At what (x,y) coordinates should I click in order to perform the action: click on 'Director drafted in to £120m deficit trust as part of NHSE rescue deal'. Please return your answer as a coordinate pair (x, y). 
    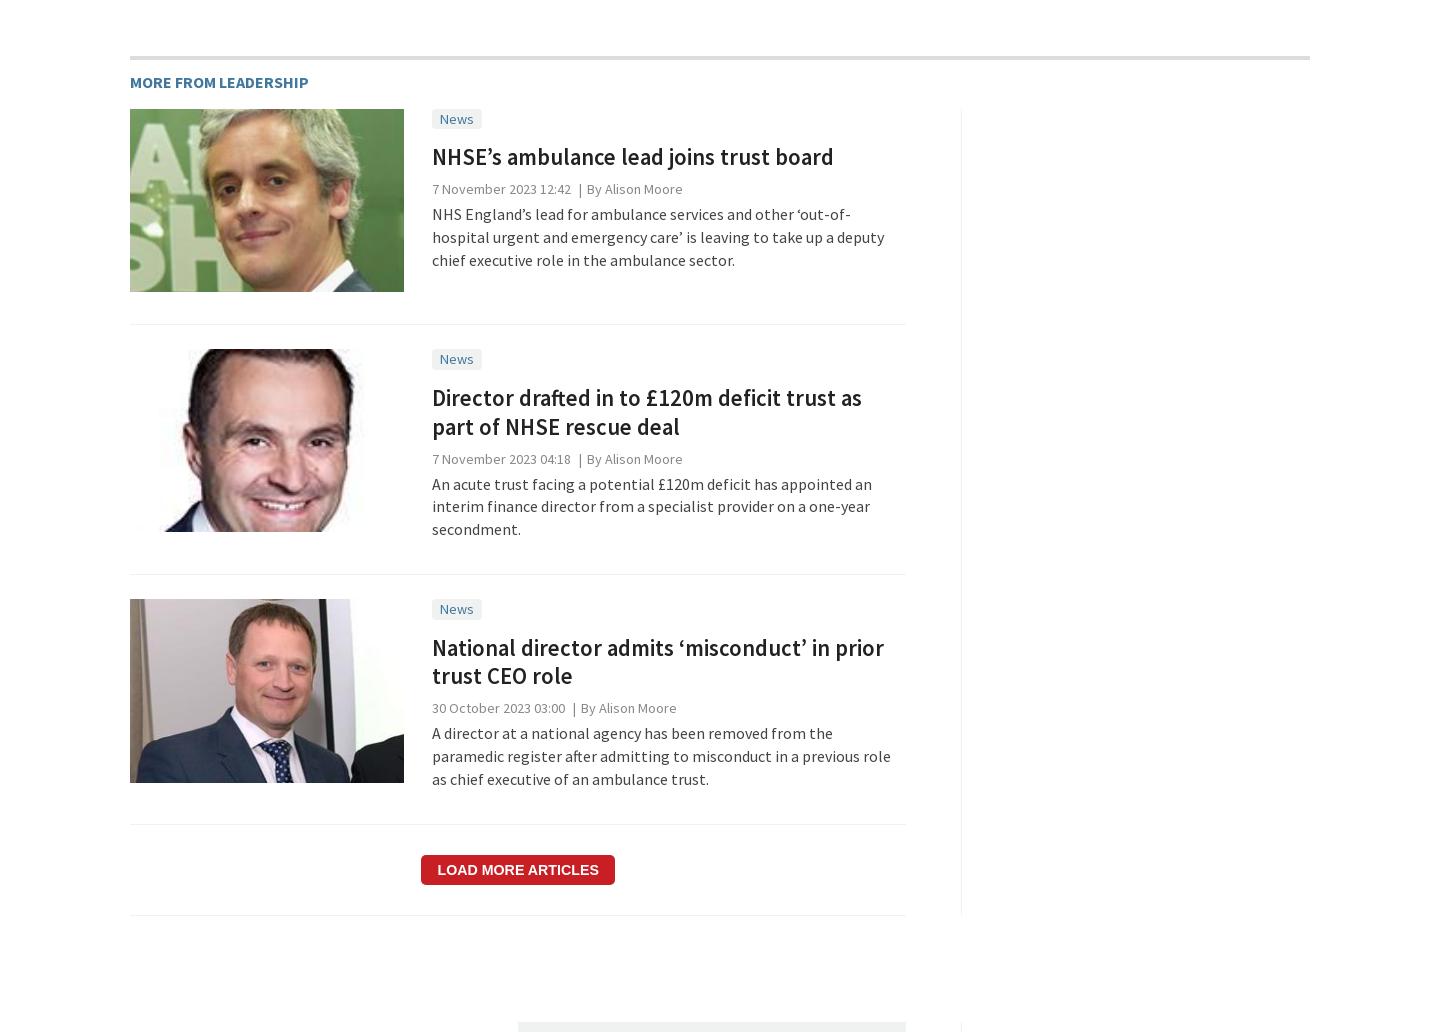
    Looking at the image, I should click on (644, 410).